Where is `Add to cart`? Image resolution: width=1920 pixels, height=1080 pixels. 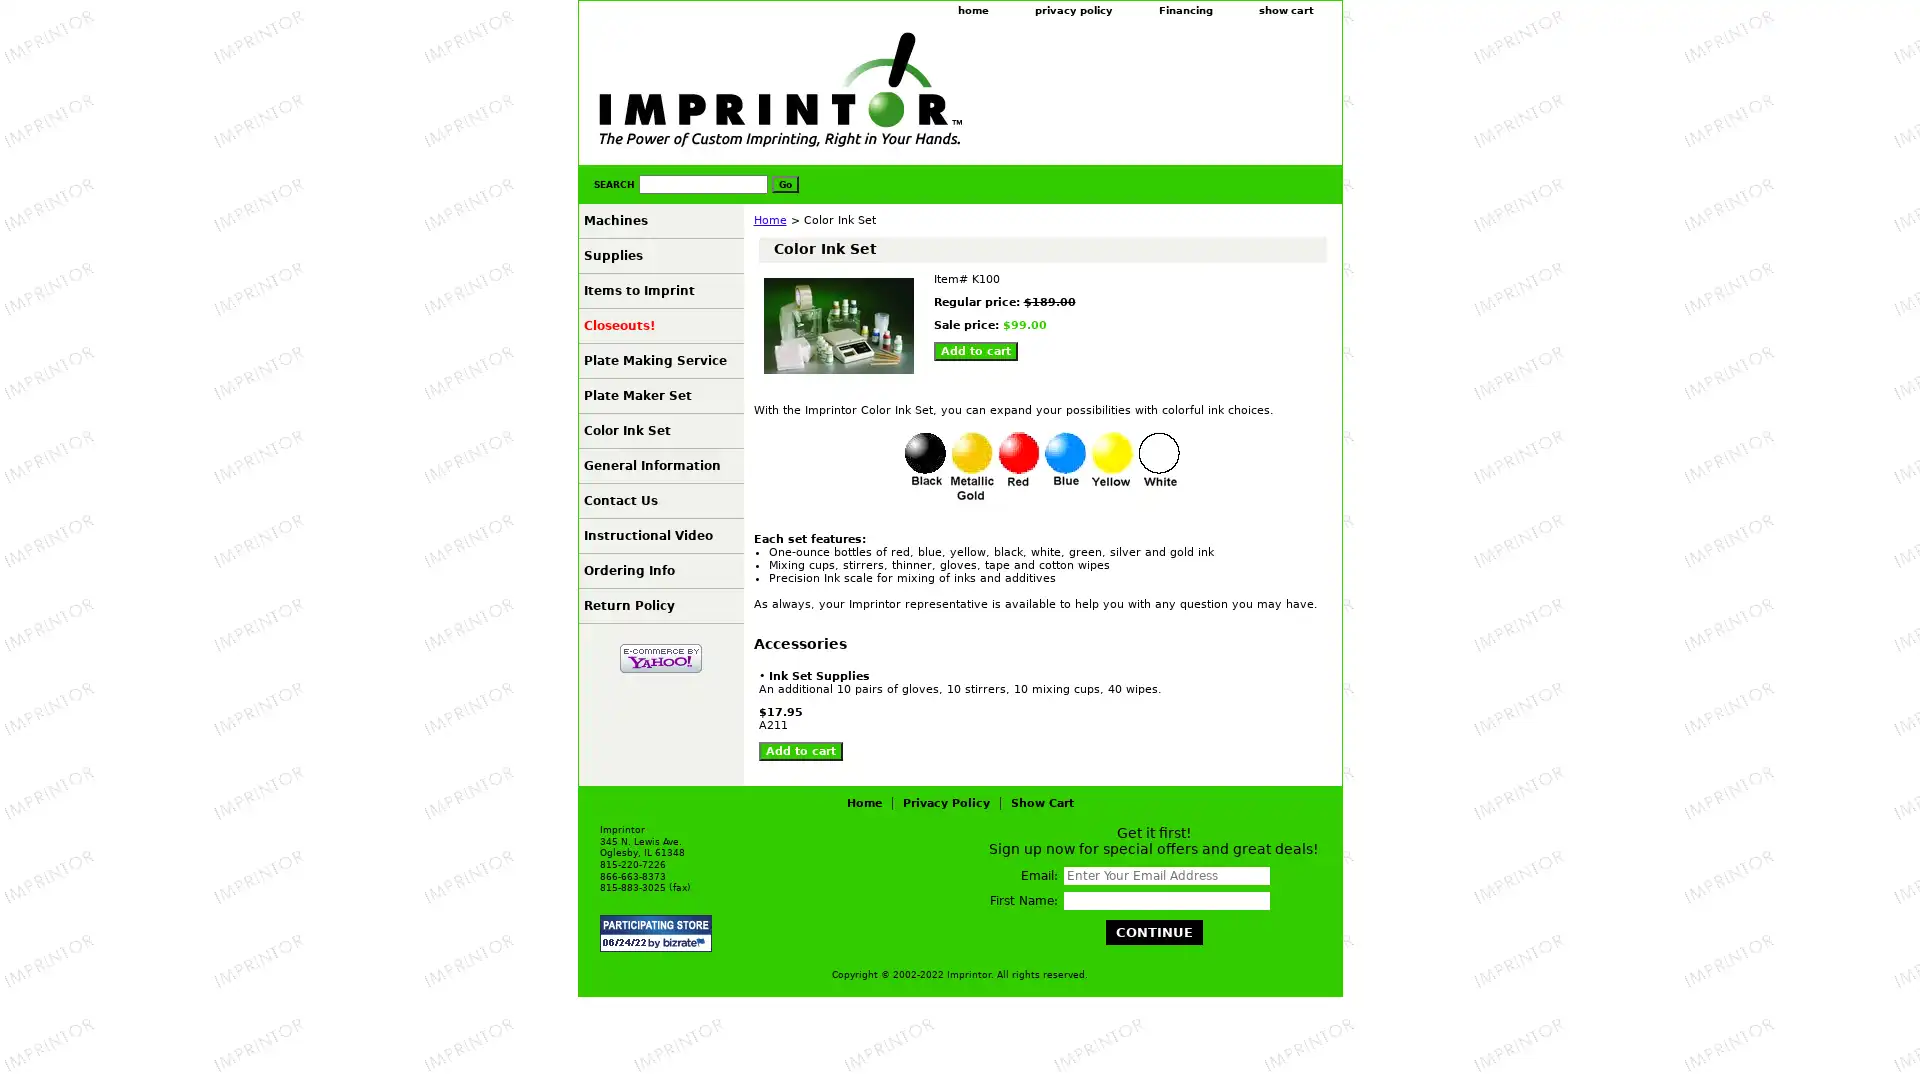 Add to cart is located at coordinates (800, 751).